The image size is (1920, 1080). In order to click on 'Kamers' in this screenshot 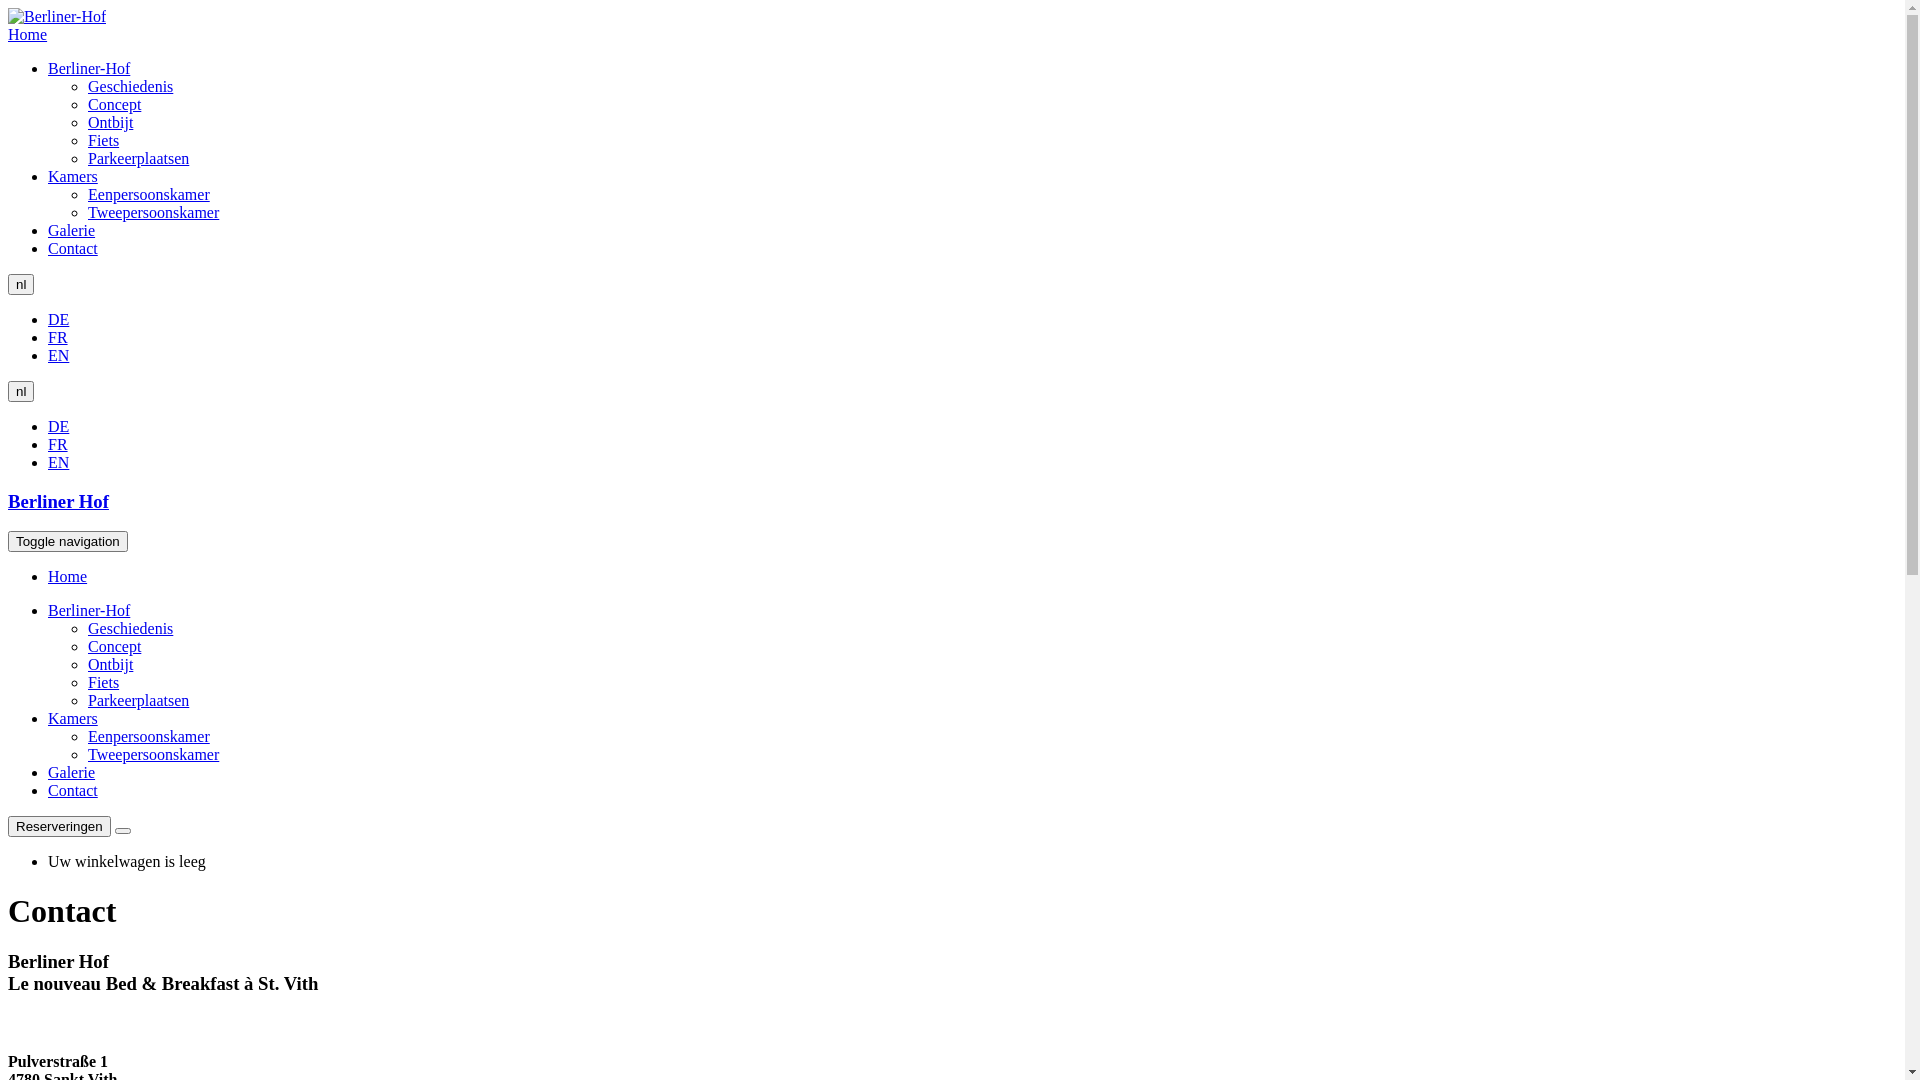, I will do `click(72, 175)`.